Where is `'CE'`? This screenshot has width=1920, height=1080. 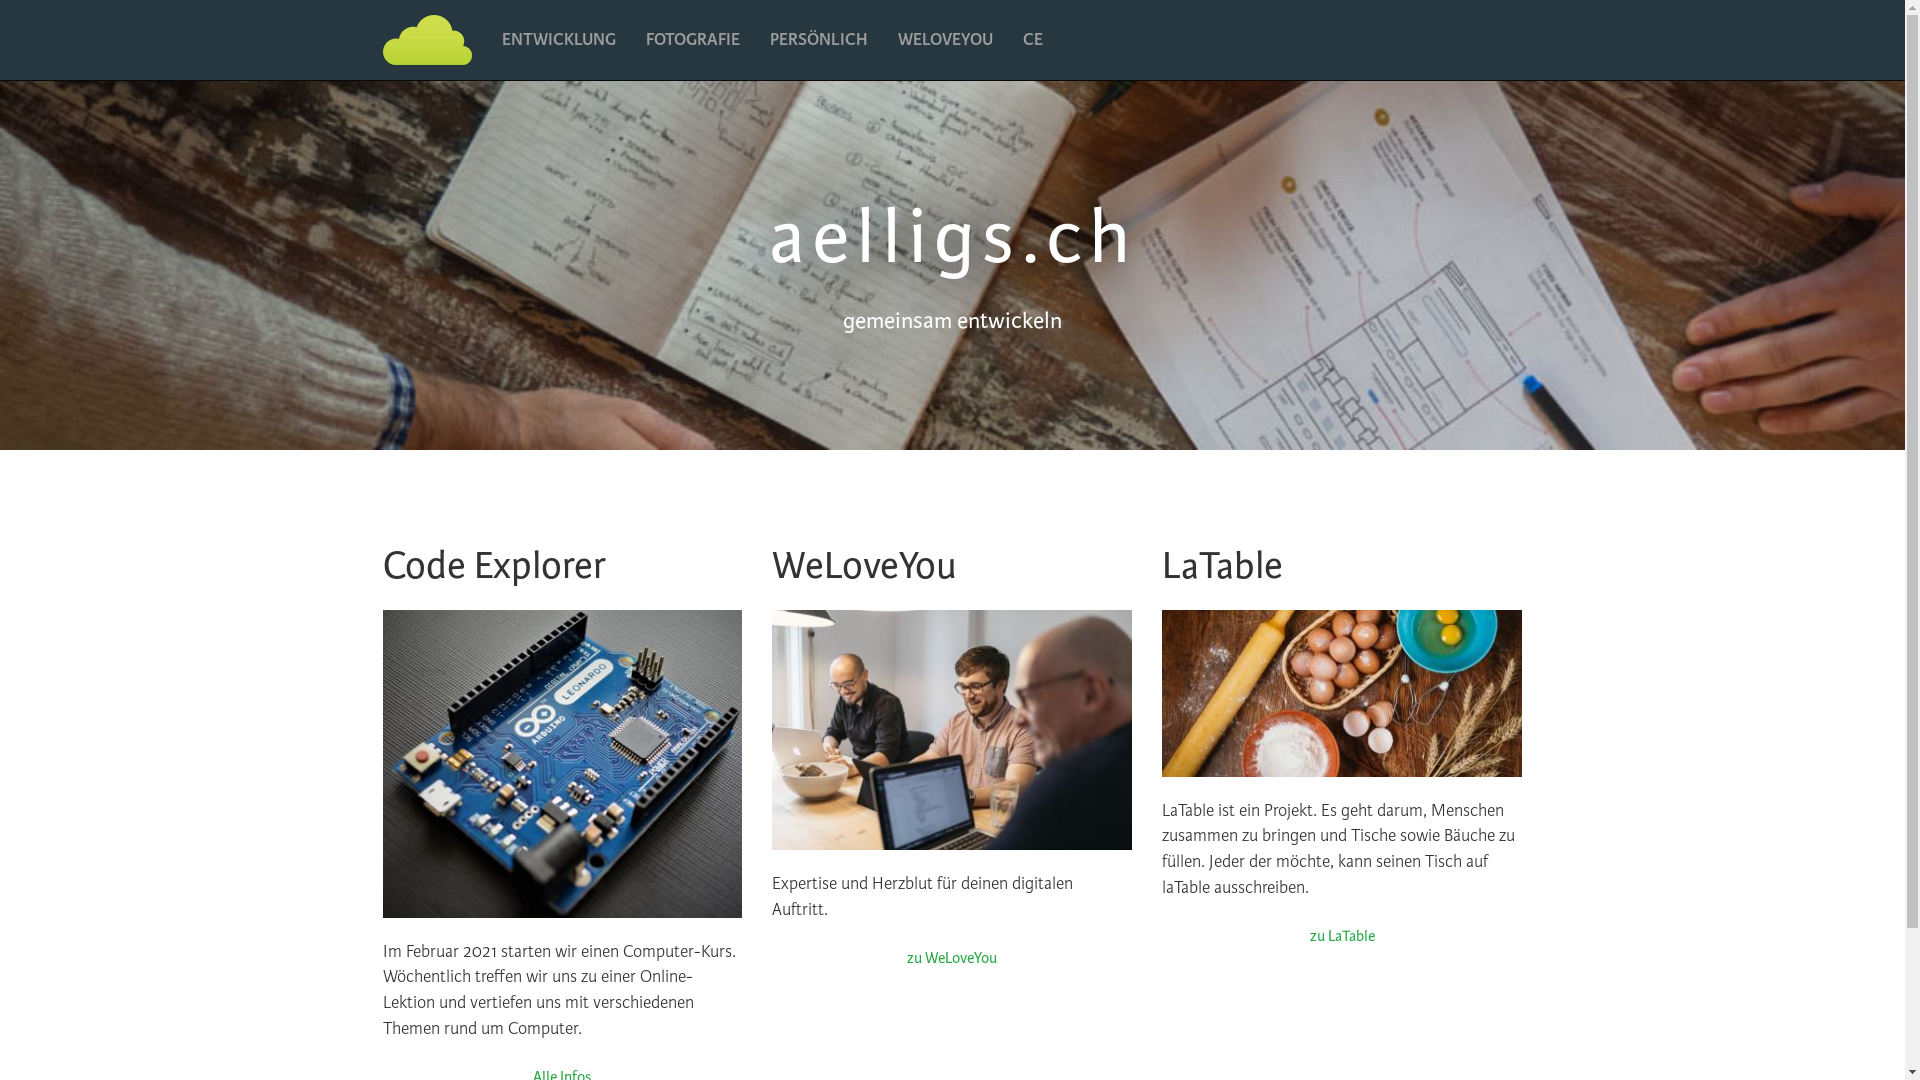 'CE' is located at coordinates (1032, 39).